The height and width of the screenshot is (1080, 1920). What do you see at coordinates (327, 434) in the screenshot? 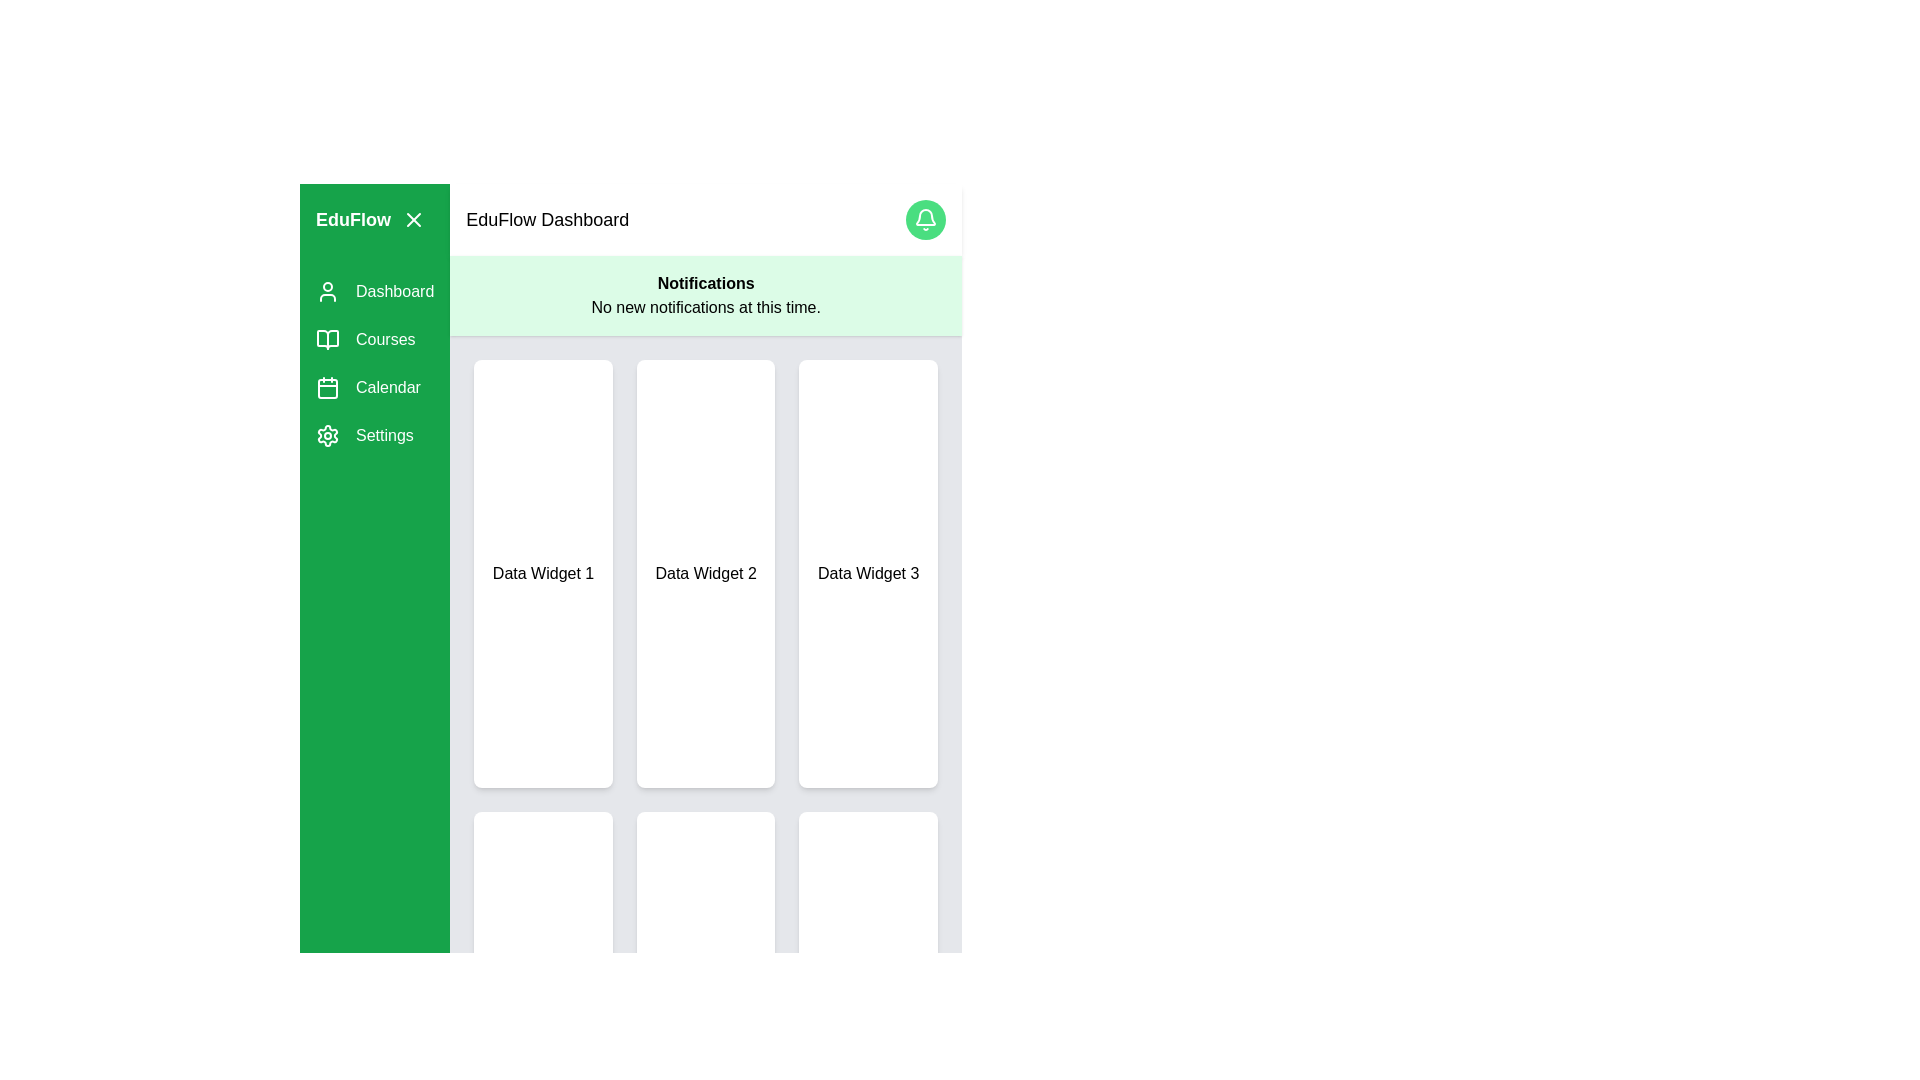
I see `the settings icon located on the left vertical menu bar, next to the text 'Settings', to enter the settings section of the application` at bounding box center [327, 434].